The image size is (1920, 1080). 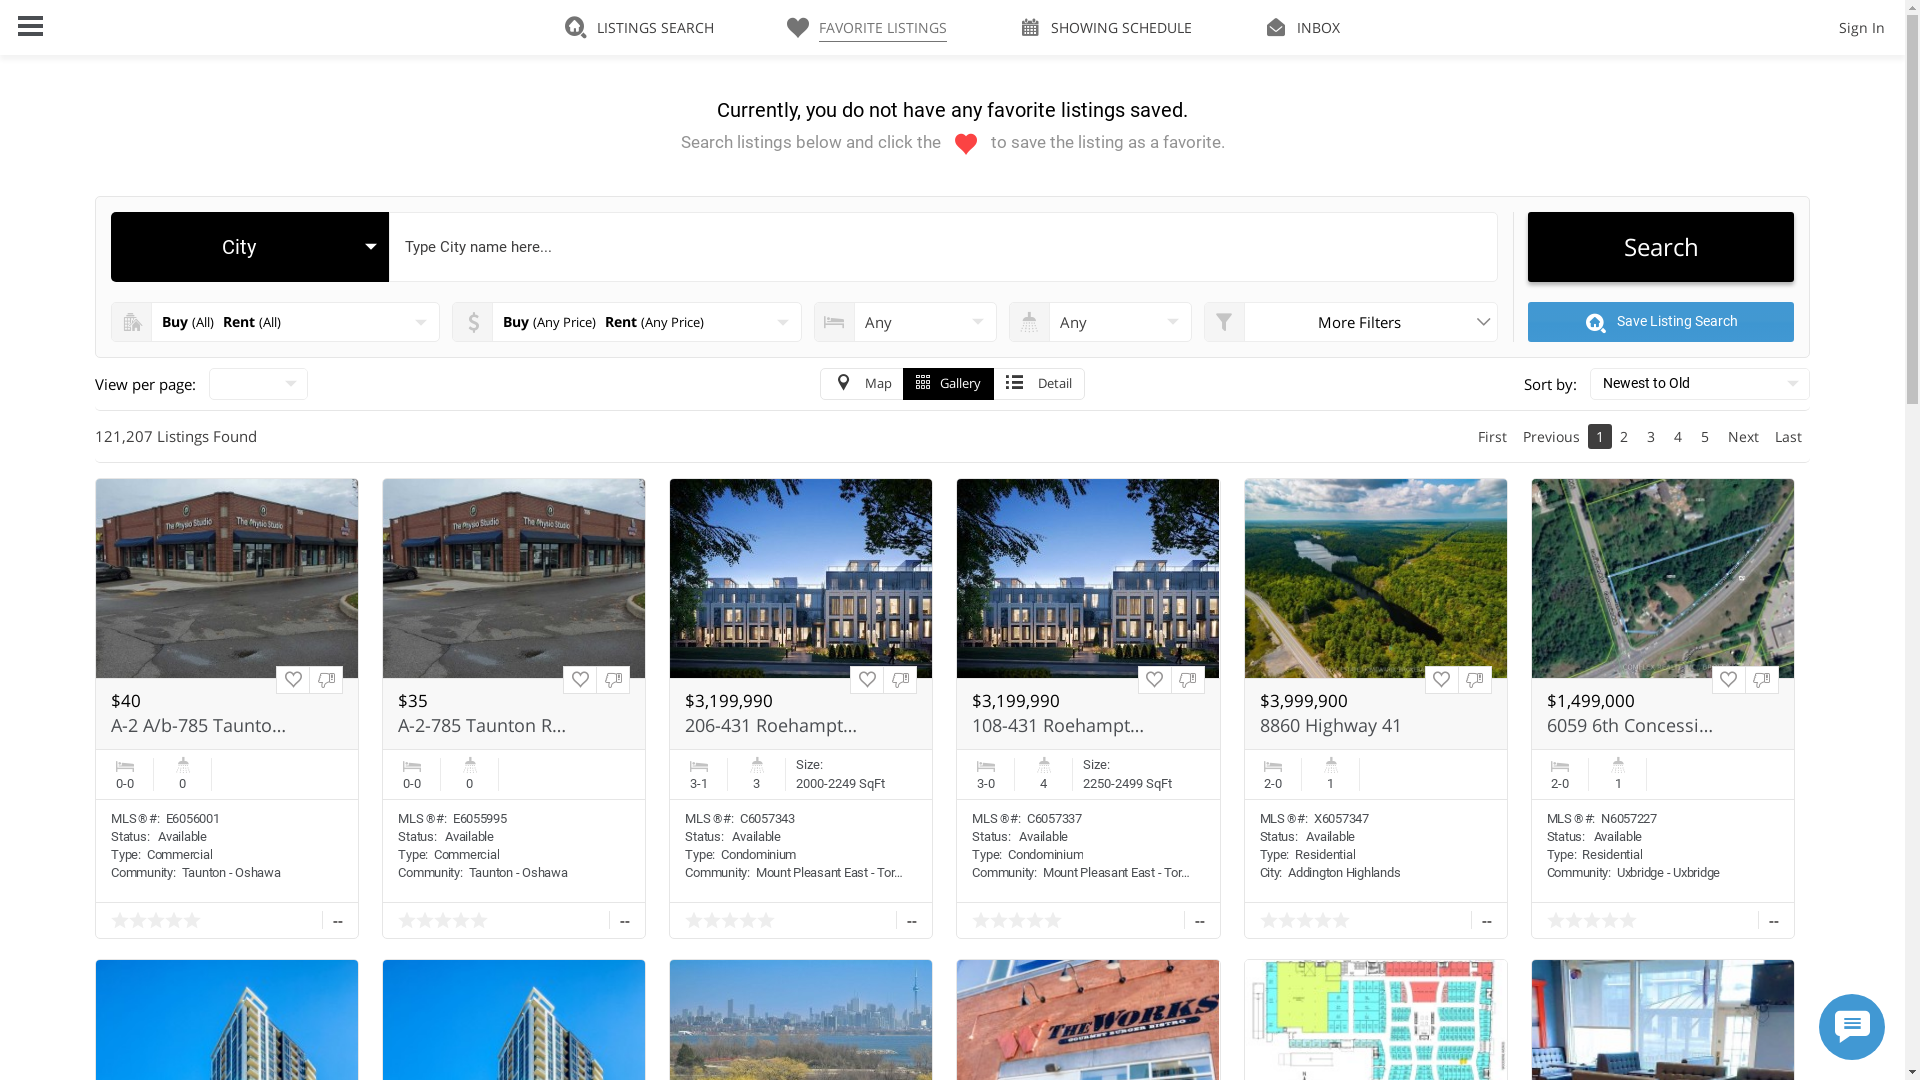 I want to click on '8860 Highway 41', so click(x=1348, y=725).